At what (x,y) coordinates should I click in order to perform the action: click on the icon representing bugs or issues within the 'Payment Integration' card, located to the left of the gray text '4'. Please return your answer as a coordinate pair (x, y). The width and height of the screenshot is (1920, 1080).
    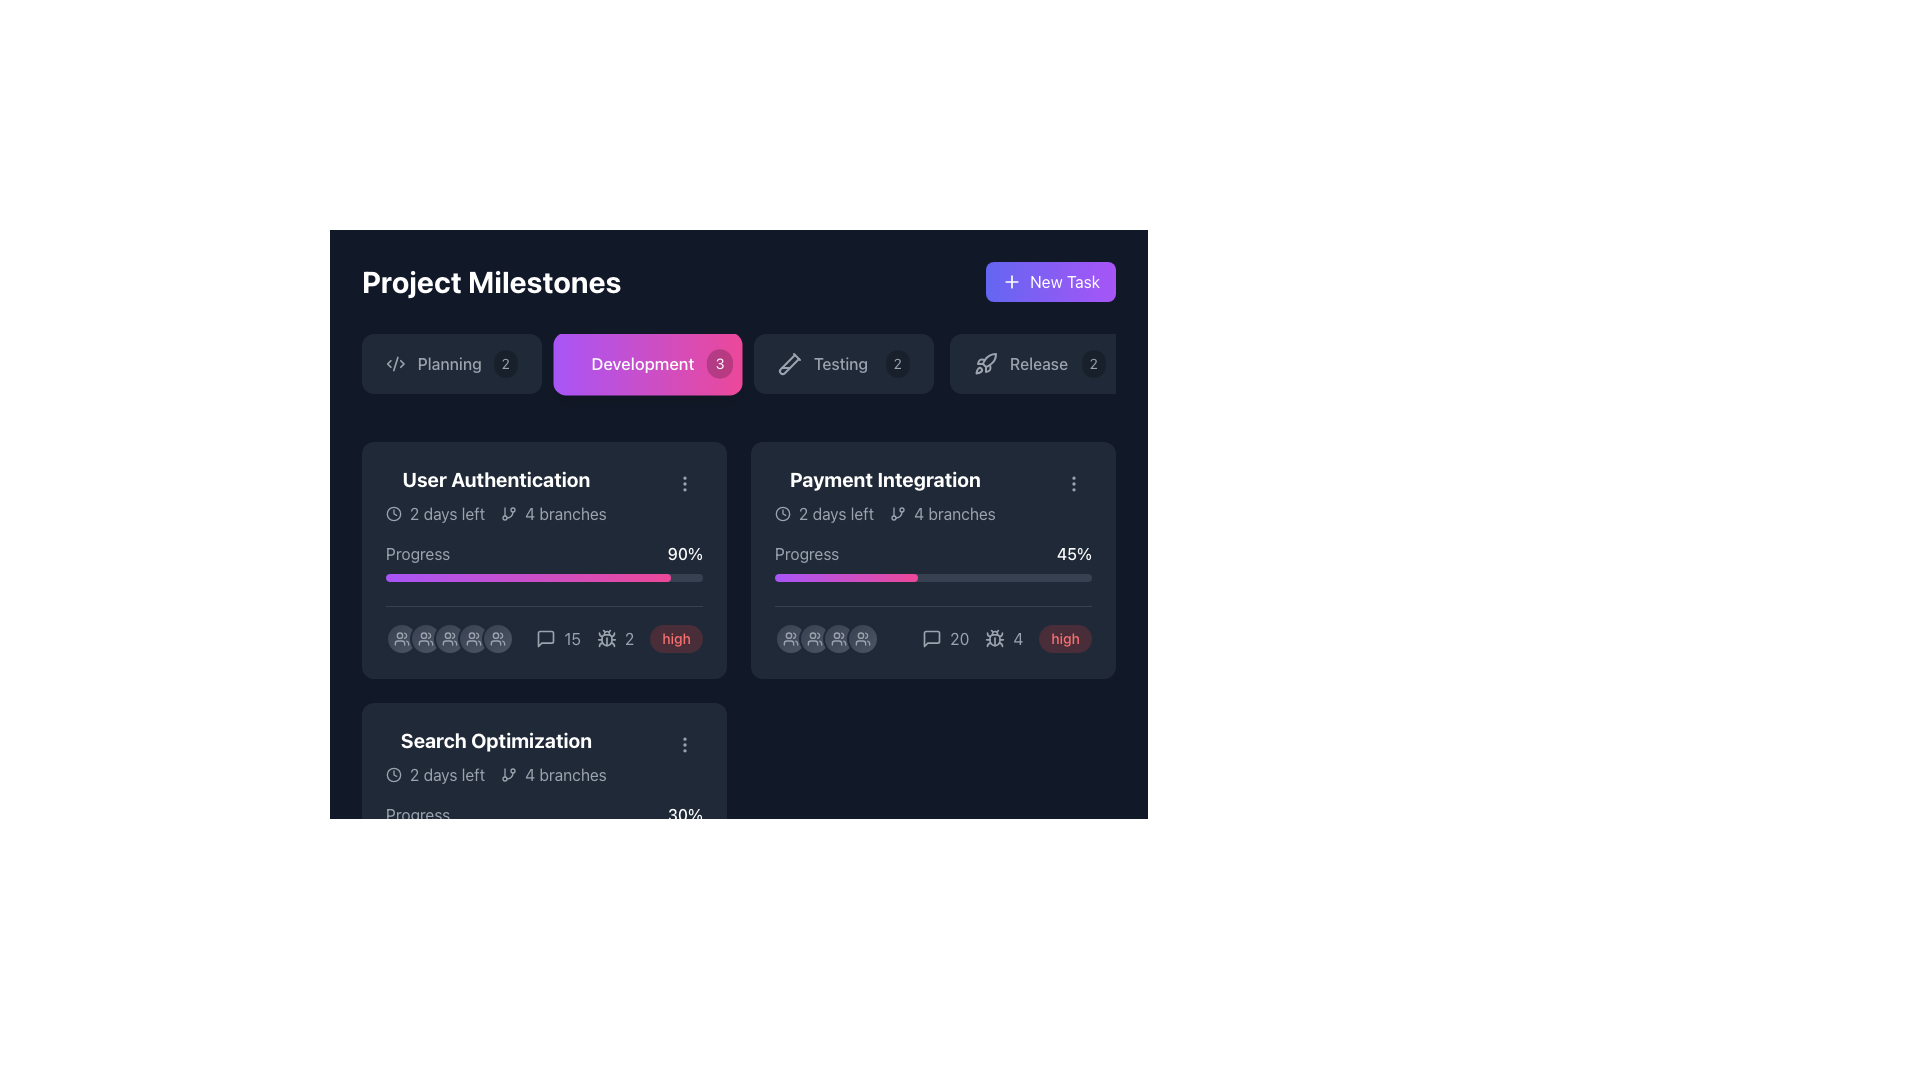
    Looking at the image, I should click on (995, 639).